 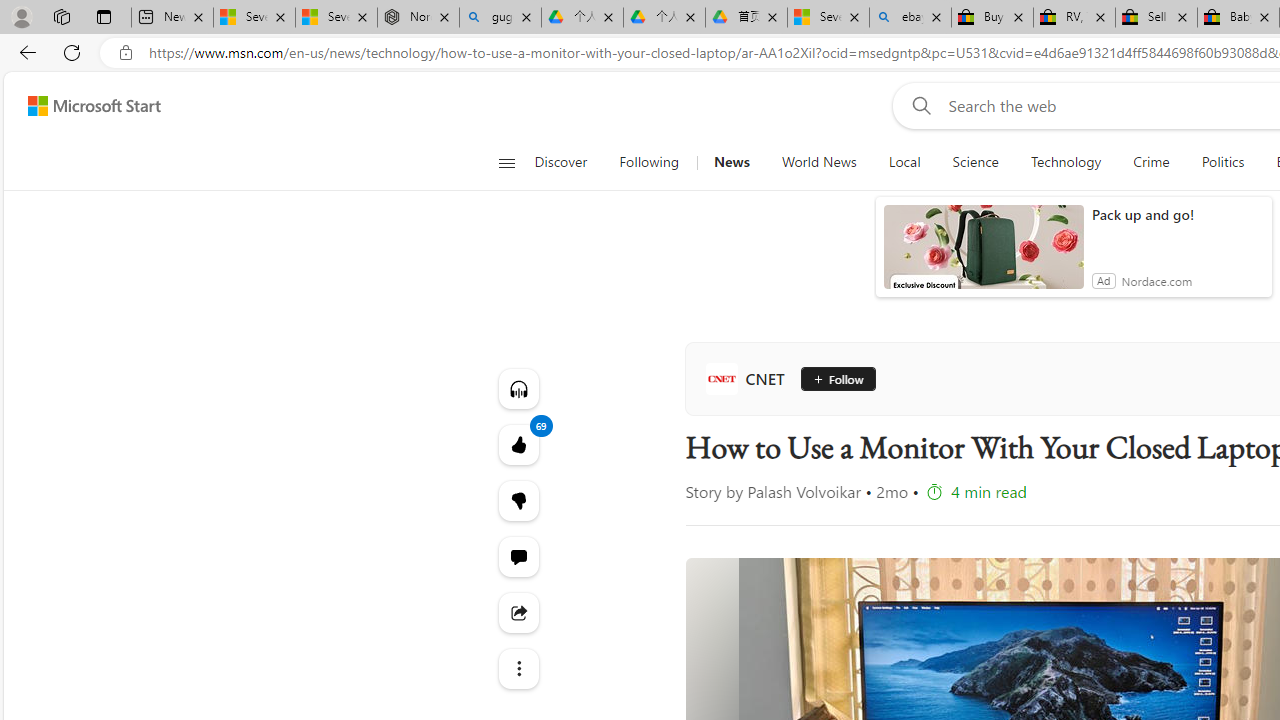 I want to click on 'Share this story', so click(x=518, y=611).